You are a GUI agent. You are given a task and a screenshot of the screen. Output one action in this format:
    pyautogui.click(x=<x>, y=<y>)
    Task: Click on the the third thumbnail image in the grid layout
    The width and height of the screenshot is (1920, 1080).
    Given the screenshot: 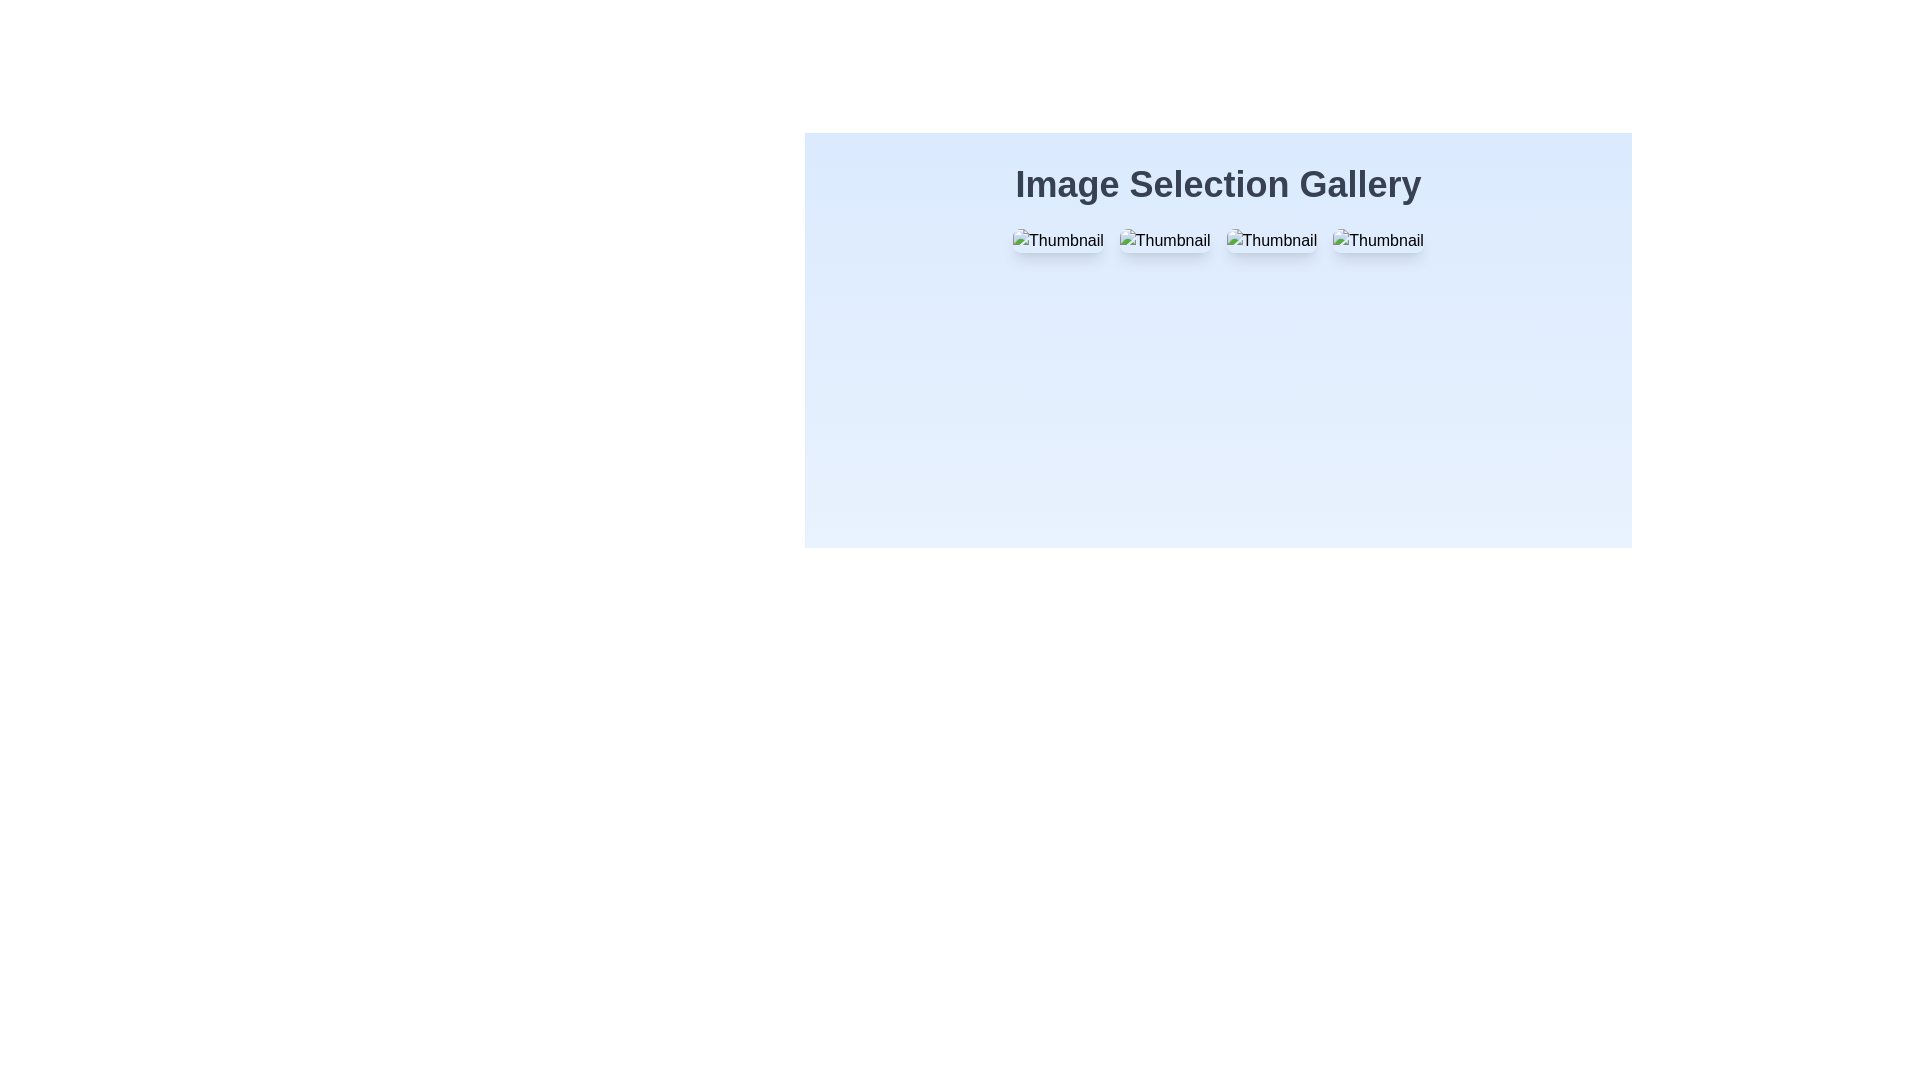 What is the action you would take?
    pyautogui.click(x=1270, y=239)
    